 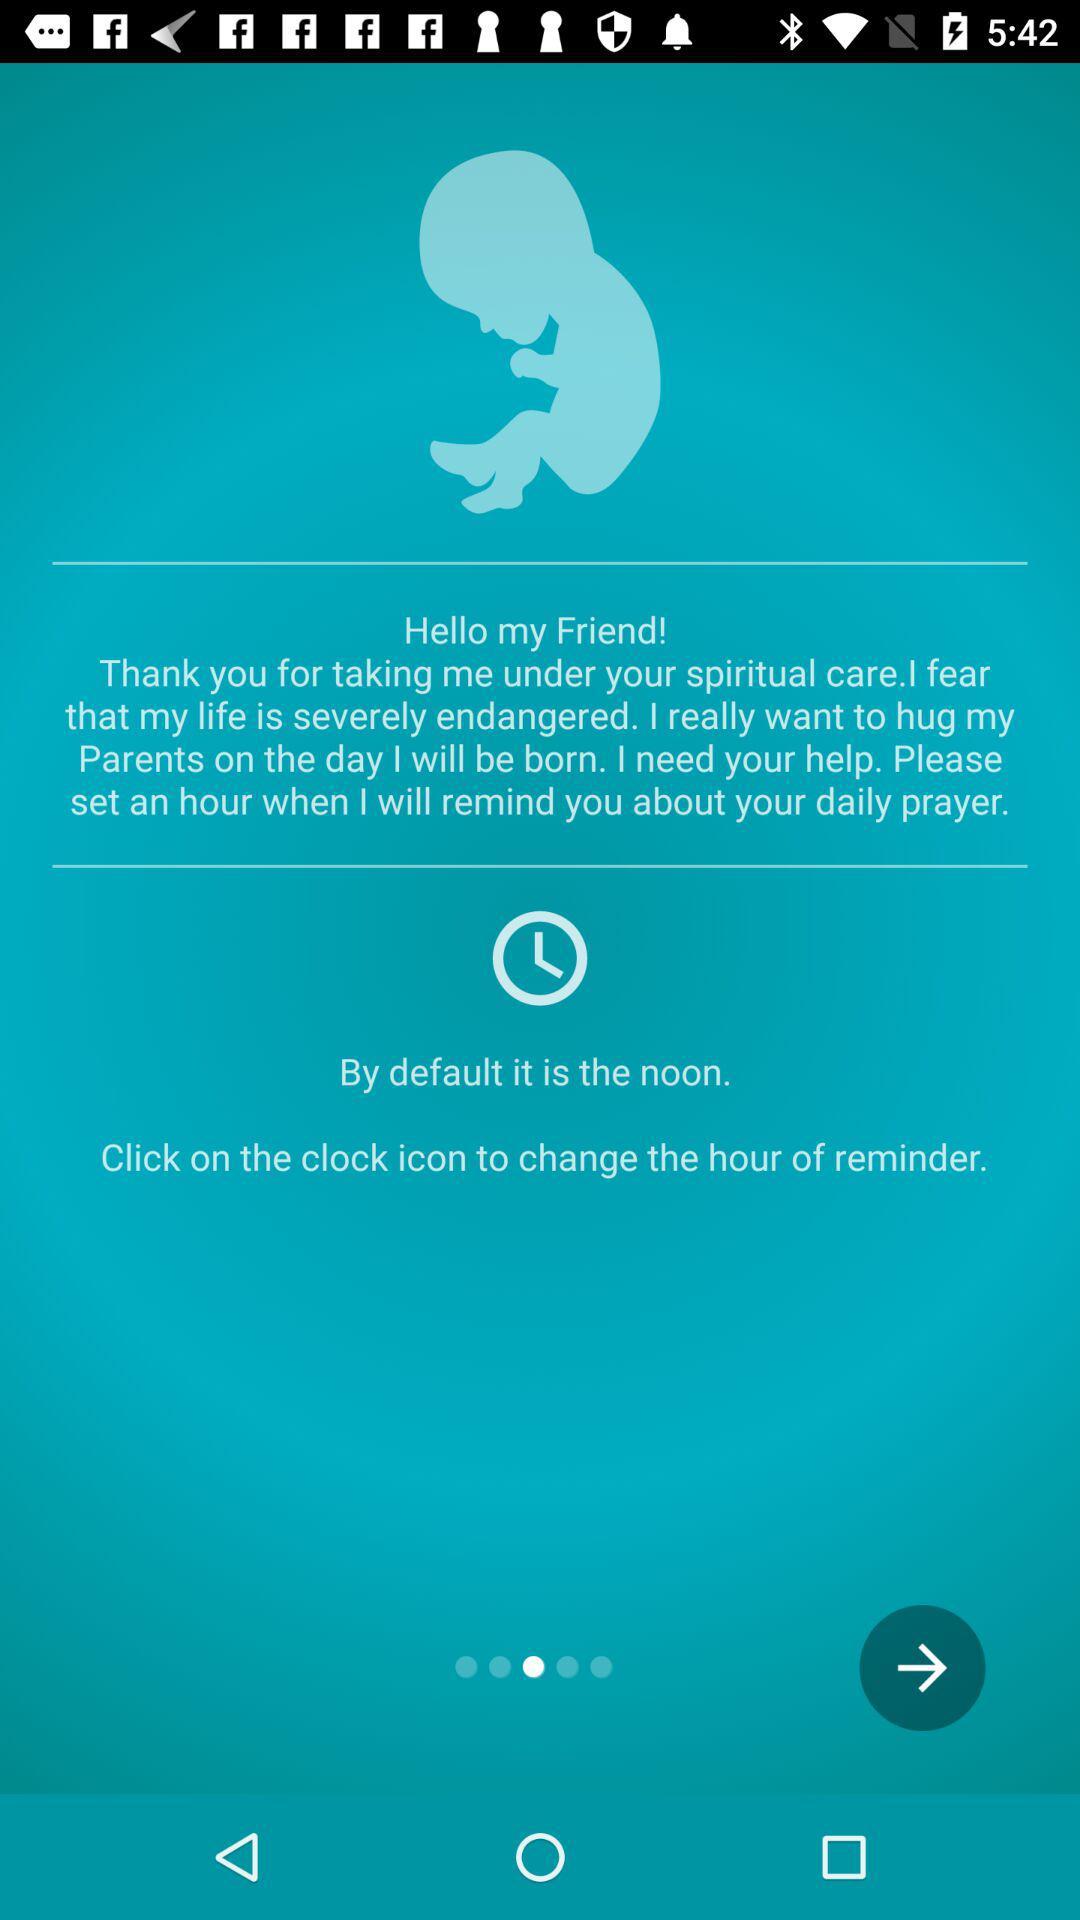 I want to click on the arrow_forward icon, so click(x=922, y=1667).